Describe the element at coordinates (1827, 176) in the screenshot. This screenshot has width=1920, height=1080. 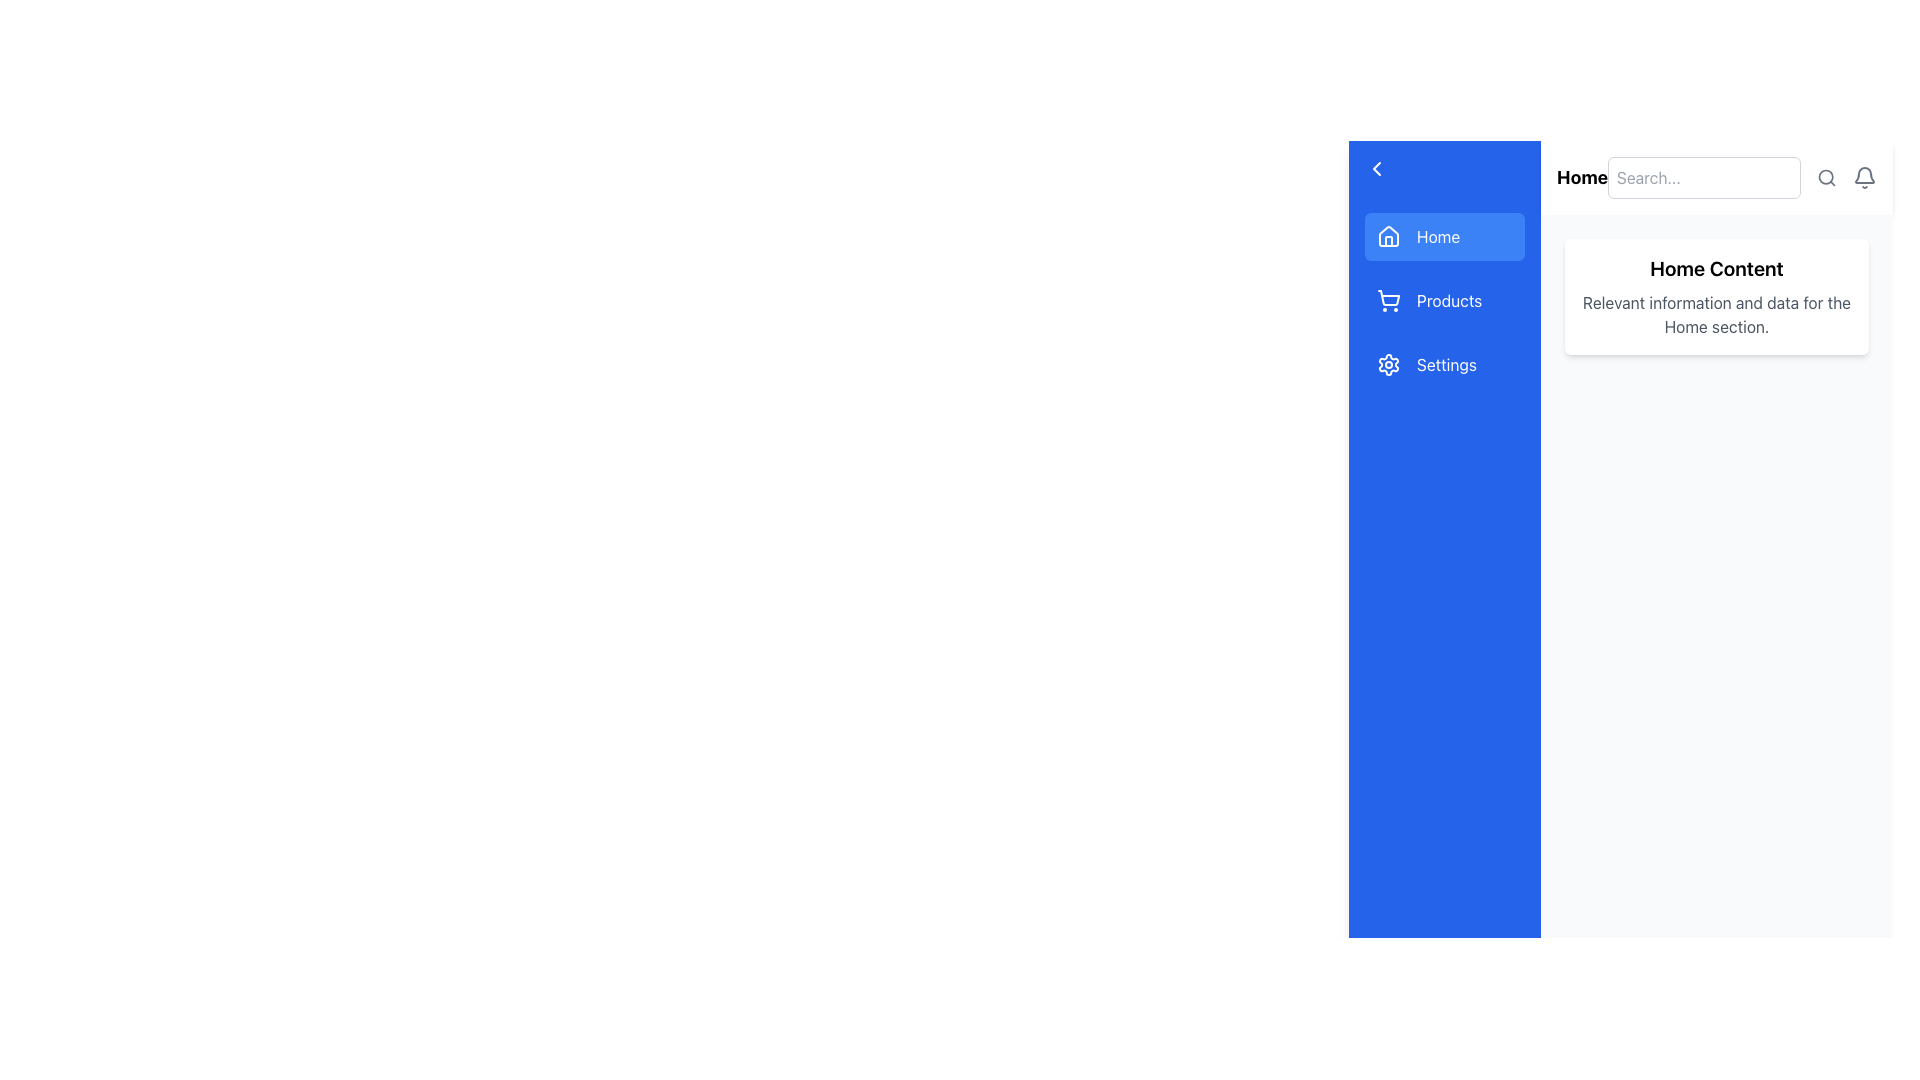
I see `the magnifying glass icon located to the immediate right of the 'Search...' input field to initiate the search` at that location.